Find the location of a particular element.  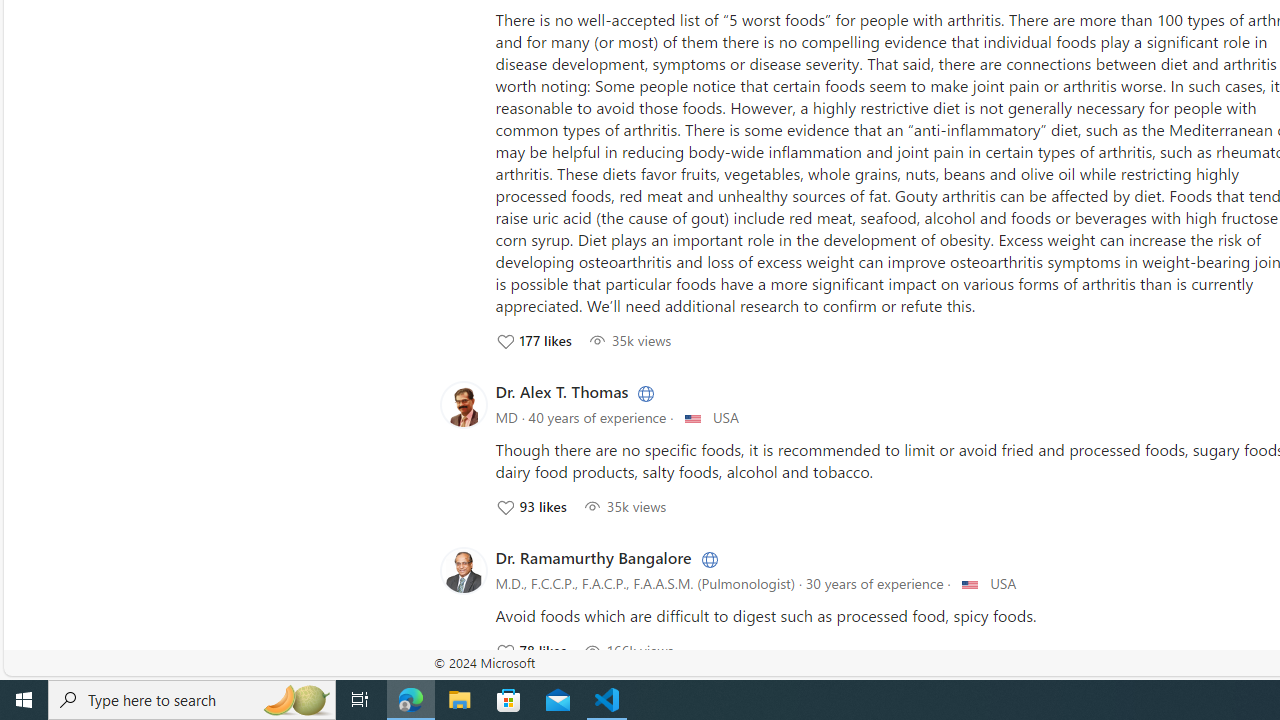

'93 Like; Click to Like' is located at coordinates (530, 505).